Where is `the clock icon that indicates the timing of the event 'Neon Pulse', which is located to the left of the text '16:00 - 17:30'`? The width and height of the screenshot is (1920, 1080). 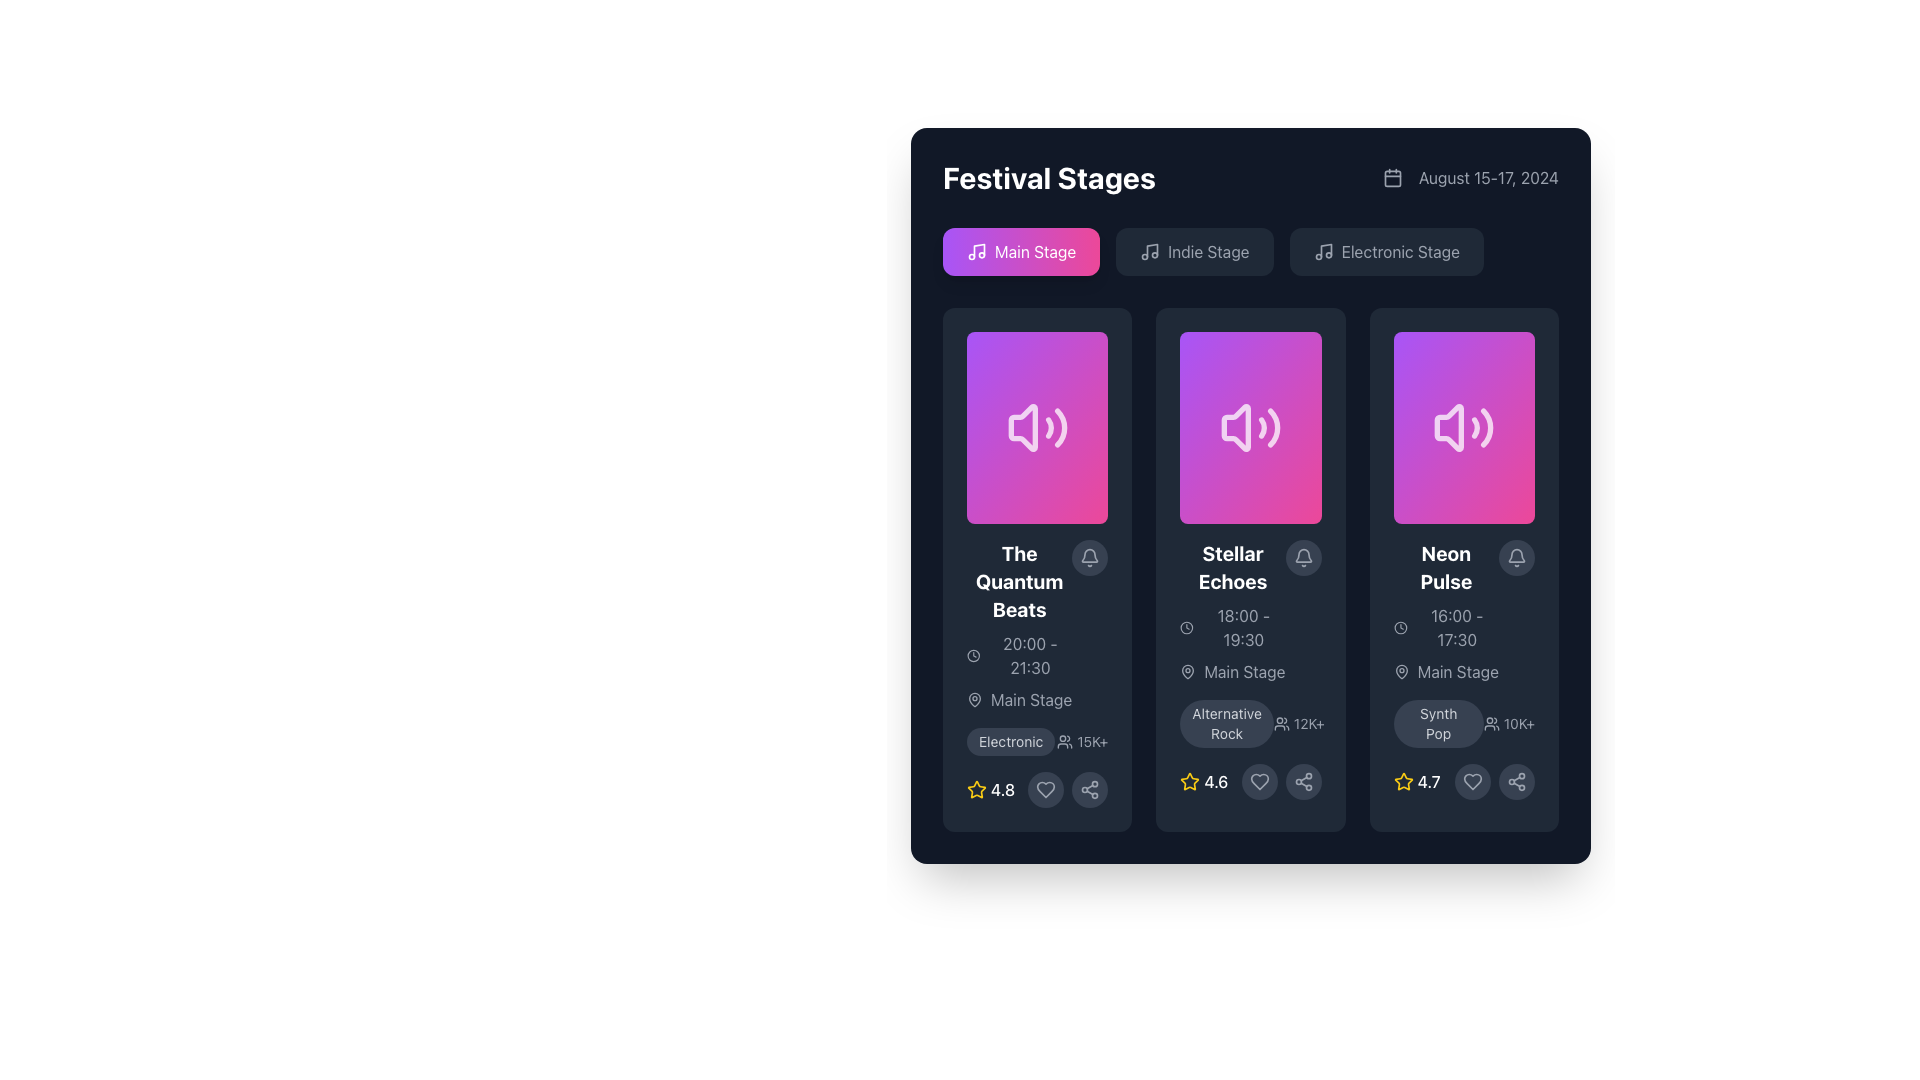
the clock icon that indicates the timing of the event 'Neon Pulse', which is located to the left of the text '16:00 - 17:30' is located at coordinates (1399, 627).